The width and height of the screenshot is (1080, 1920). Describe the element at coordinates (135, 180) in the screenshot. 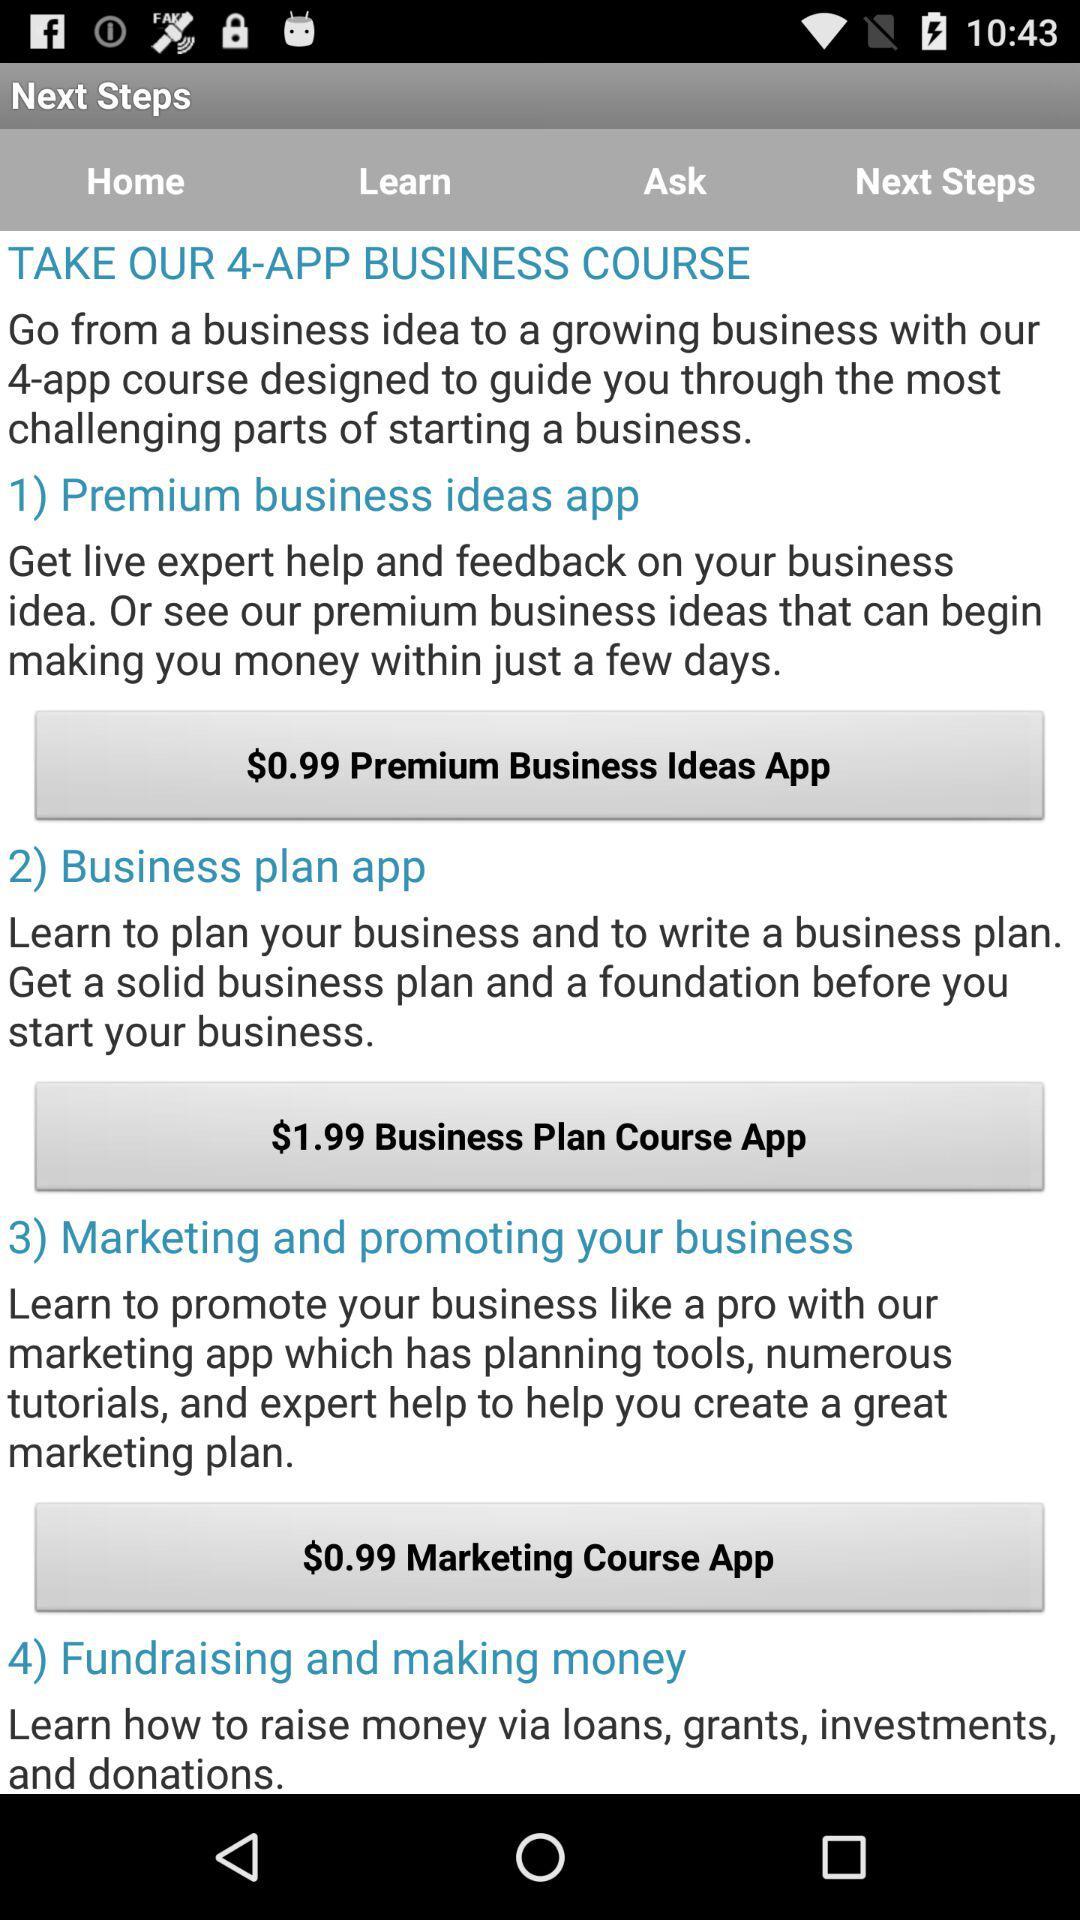

I see `the icon next to the learn item` at that location.